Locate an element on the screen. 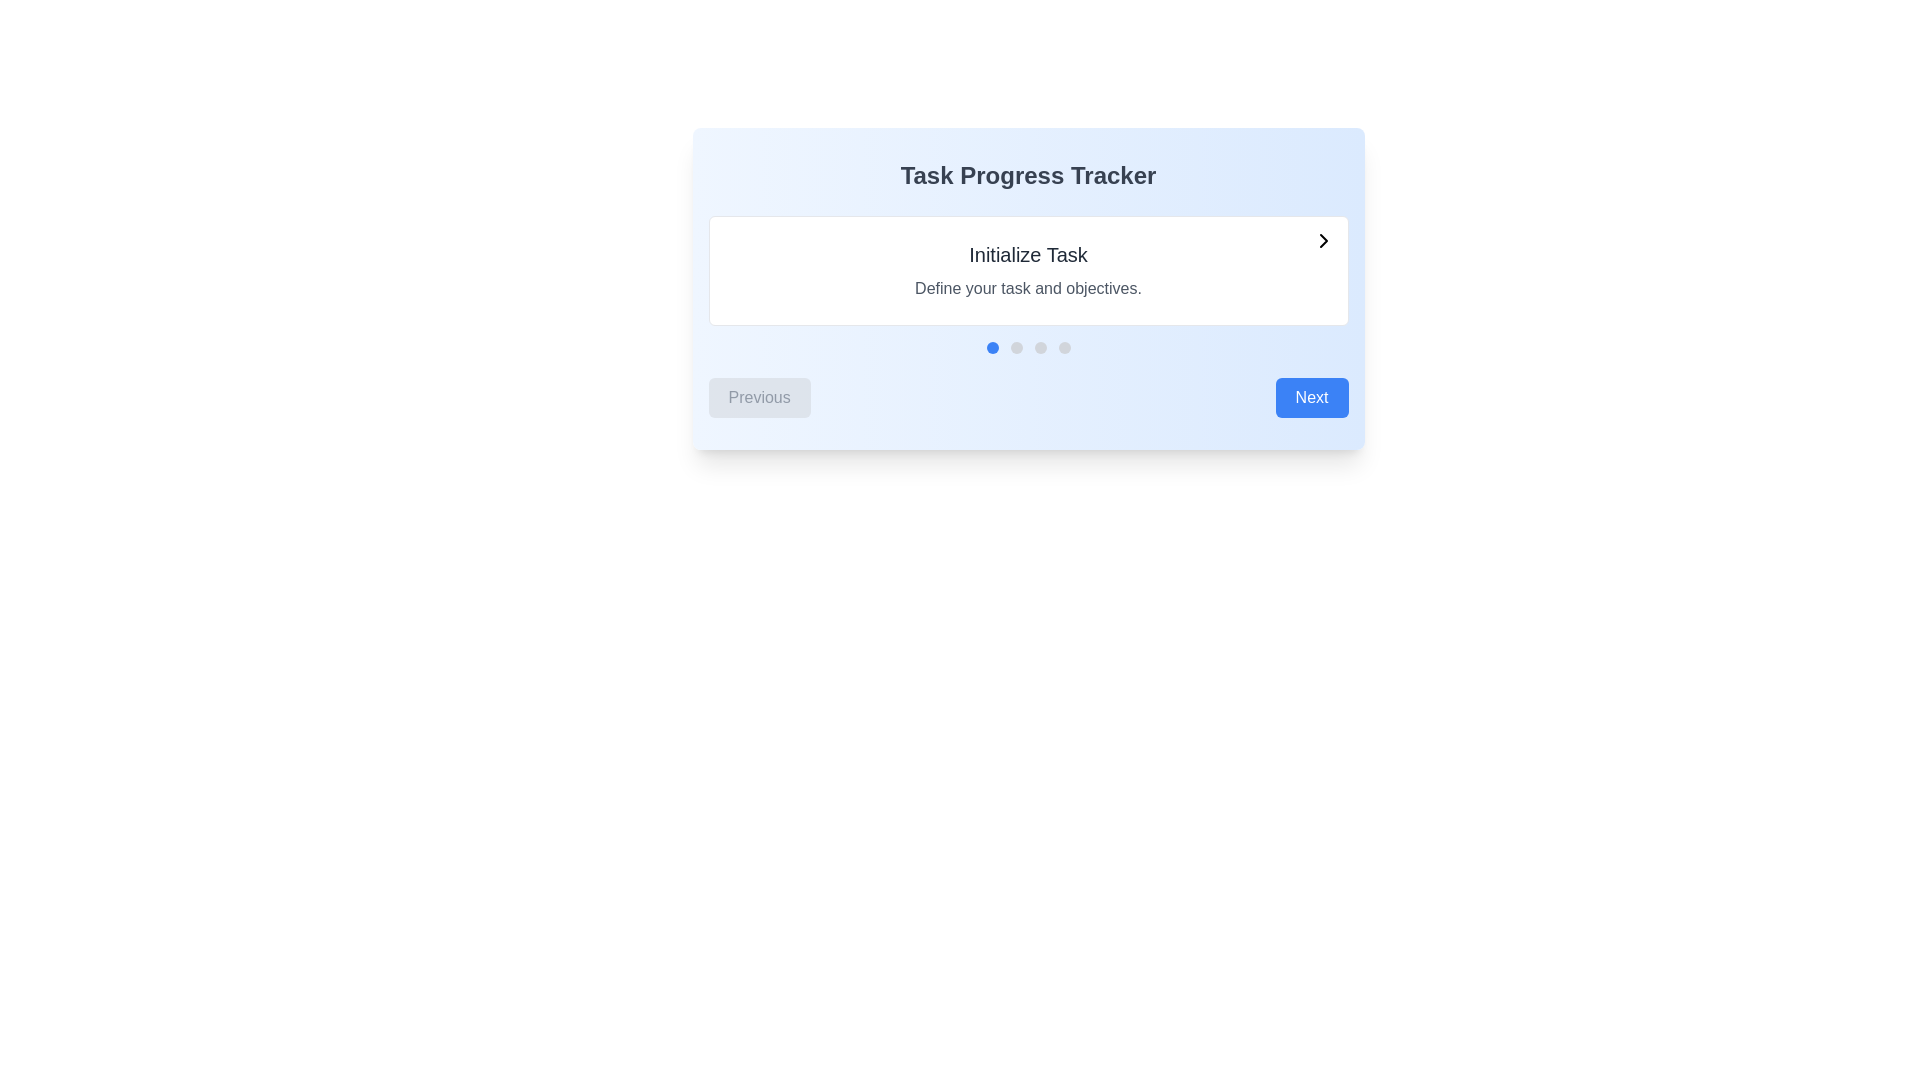 This screenshot has height=1080, width=1920. the button labeled 'Next' with a blue background is located at coordinates (1312, 397).